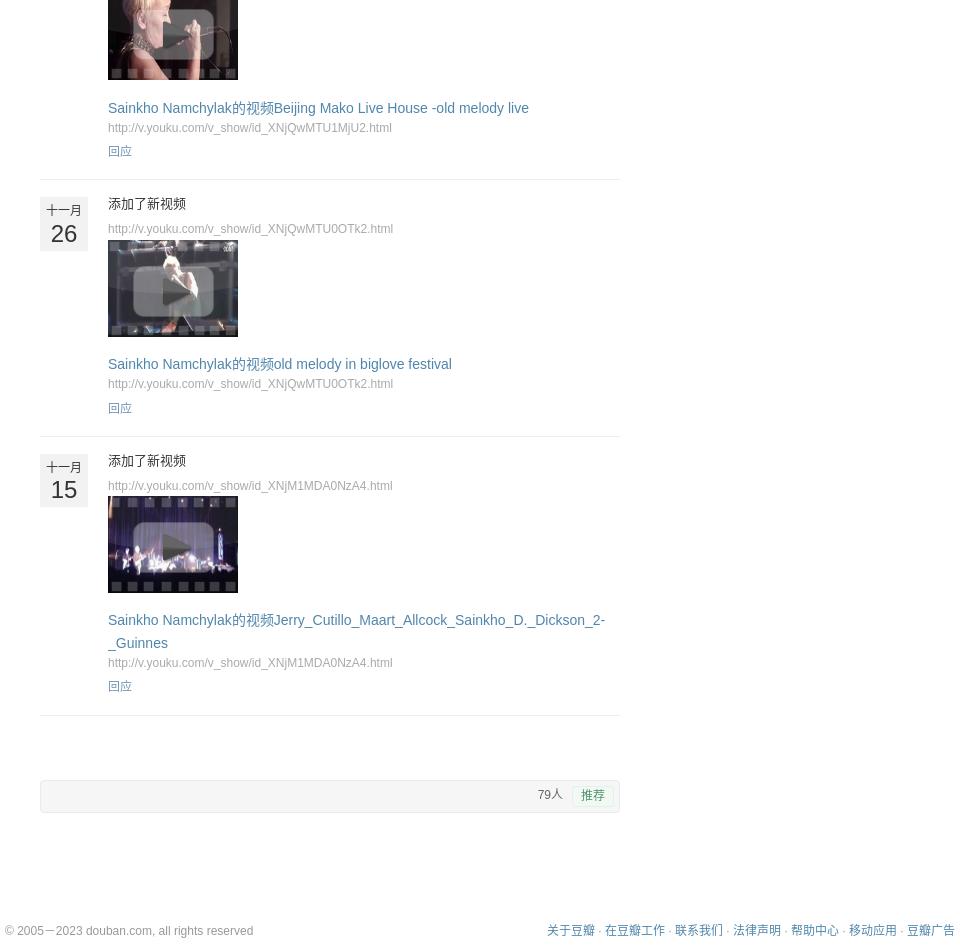  I want to click on 'http://v.youku.com/v_show/id_XNjQwMTU1MjU2.html', so click(108, 127).